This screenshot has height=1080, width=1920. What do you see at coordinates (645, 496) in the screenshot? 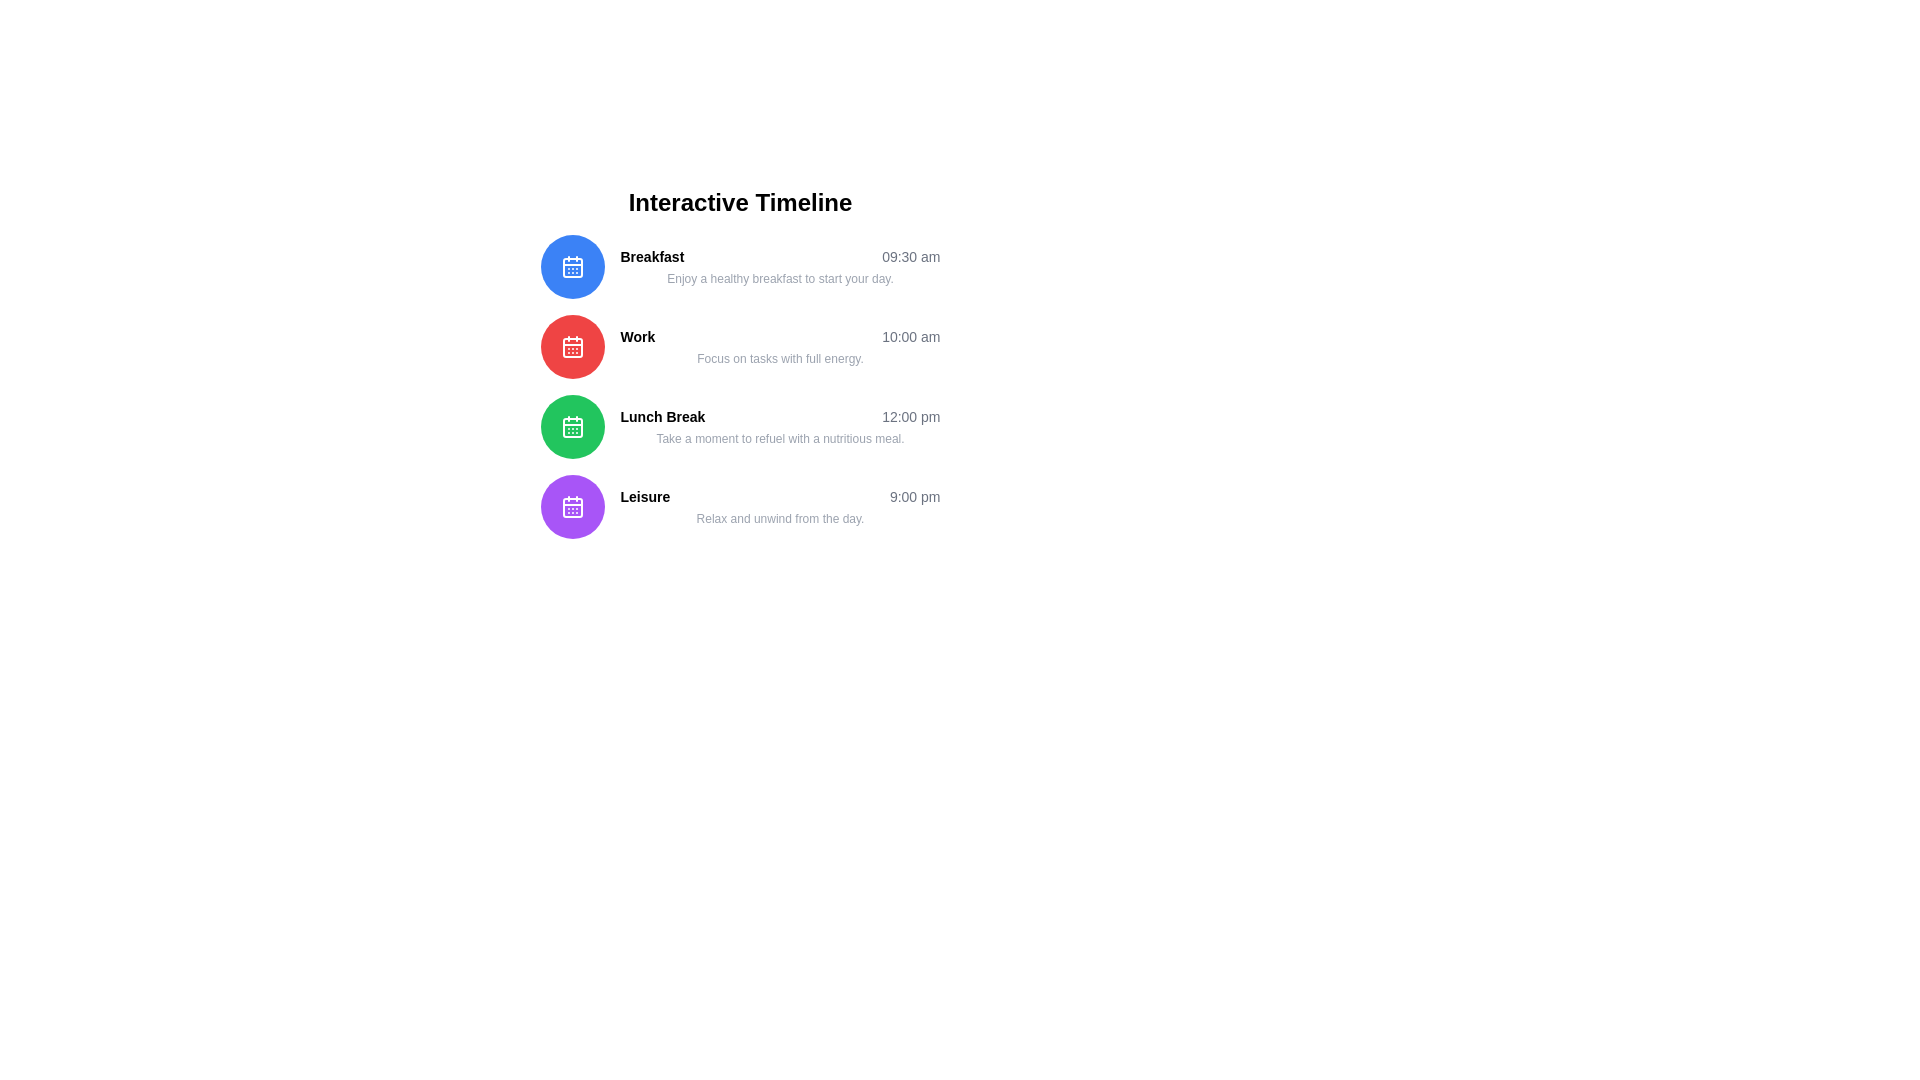
I see `the 'Leisure' text label, which serves as a concise identifier for a timeline event and is positioned adjacent to '9:00 pm' and aligned with the purple circular icon` at bounding box center [645, 496].